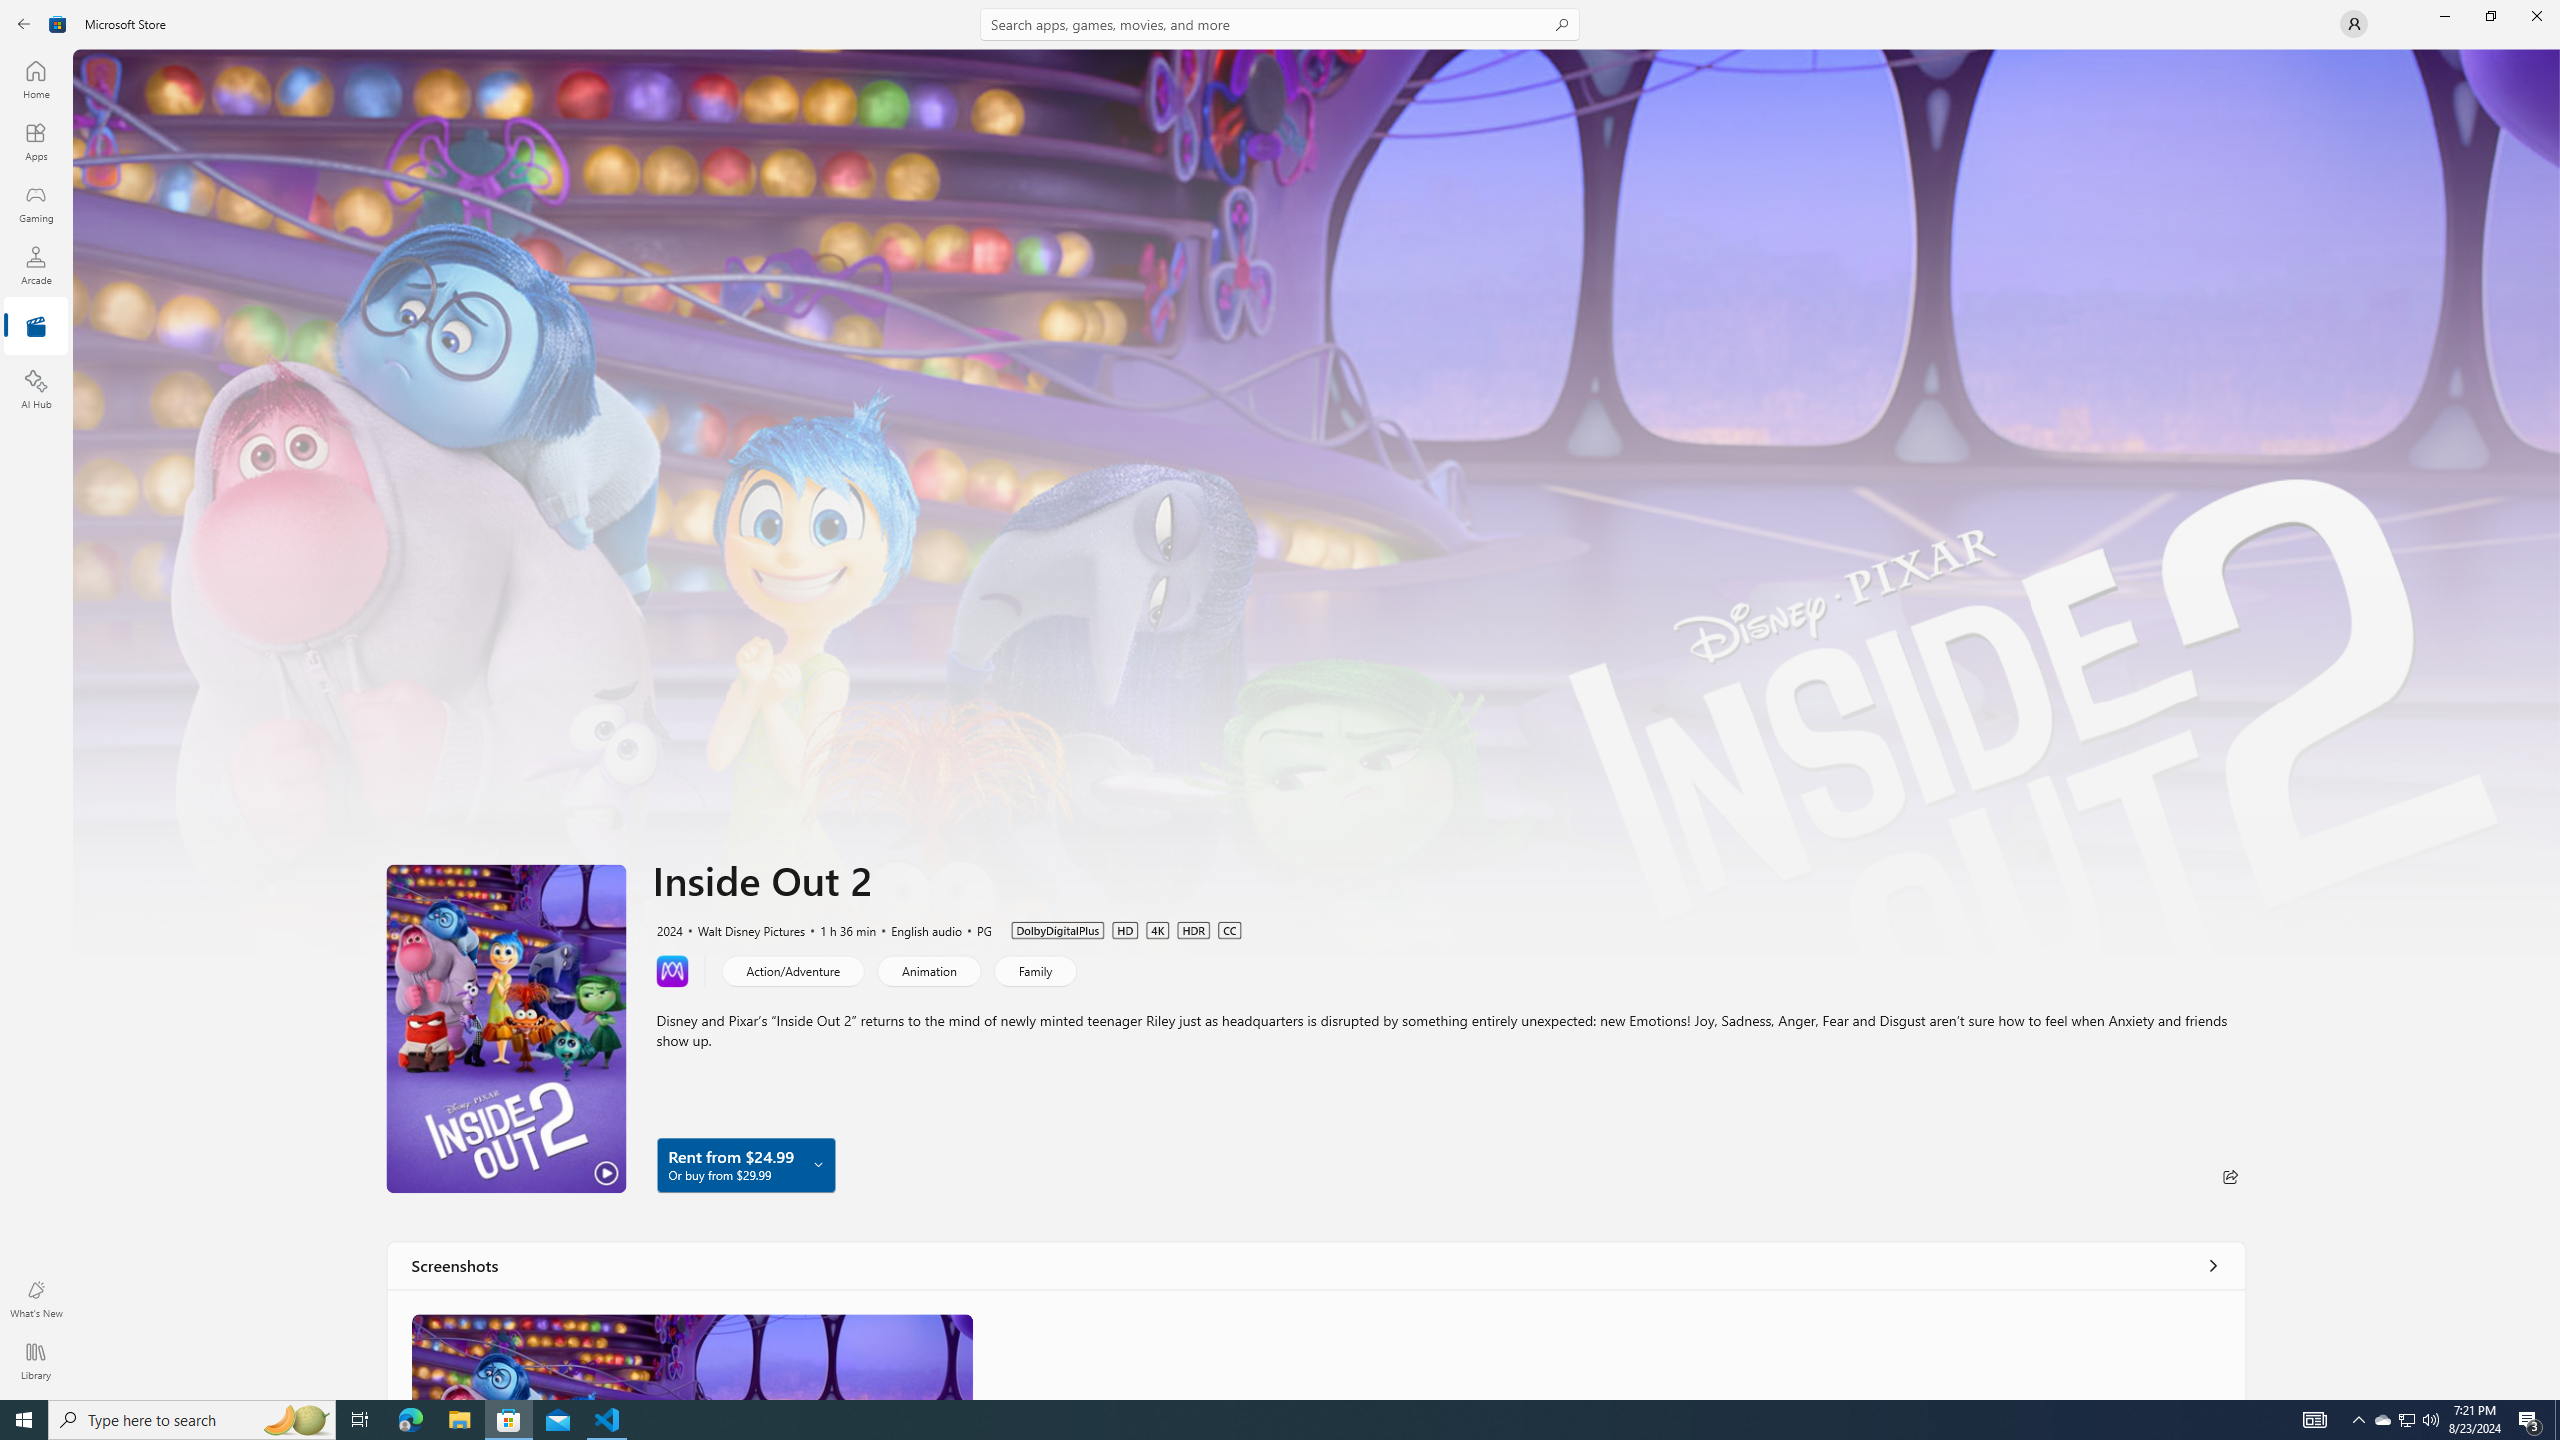 The width and height of the screenshot is (2560, 1440). I want to click on 'Family', so click(1034, 969).